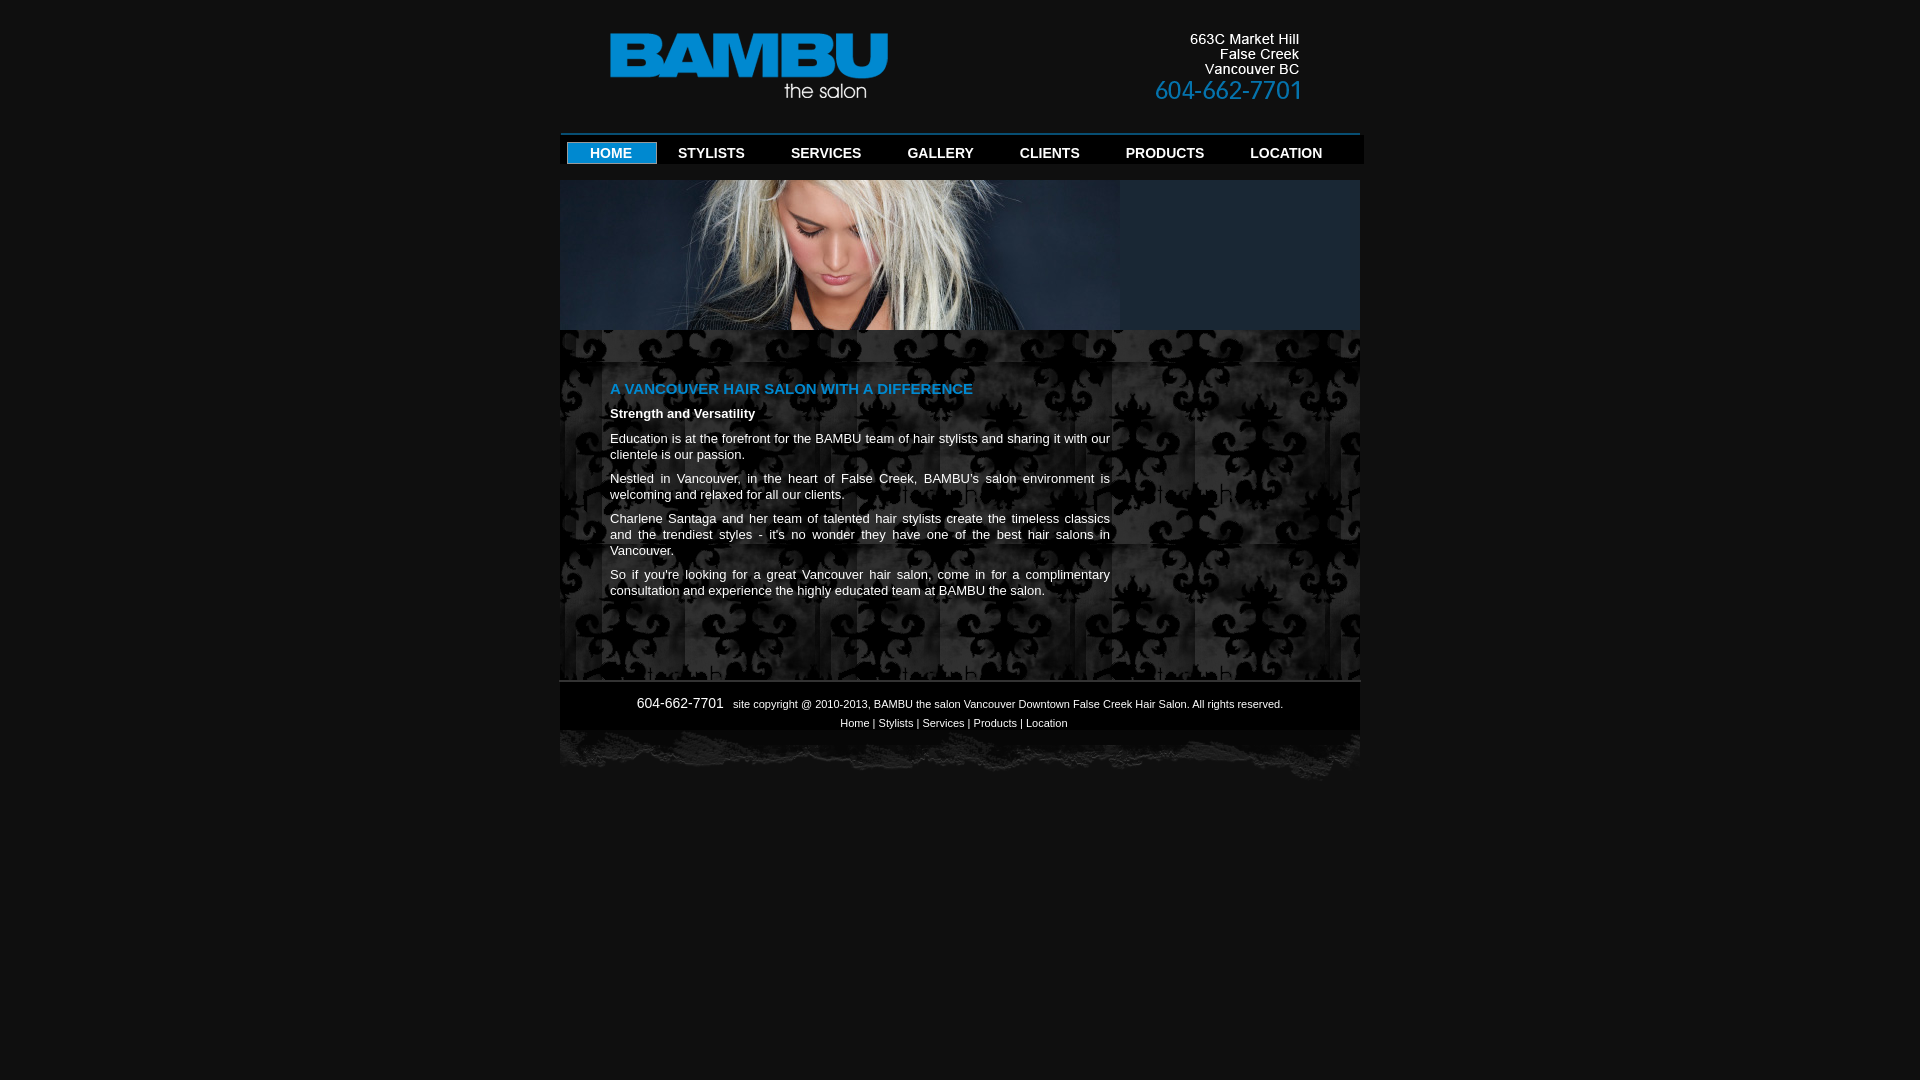 The height and width of the screenshot is (1080, 1920). What do you see at coordinates (854, 722) in the screenshot?
I see `'Home'` at bounding box center [854, 722].